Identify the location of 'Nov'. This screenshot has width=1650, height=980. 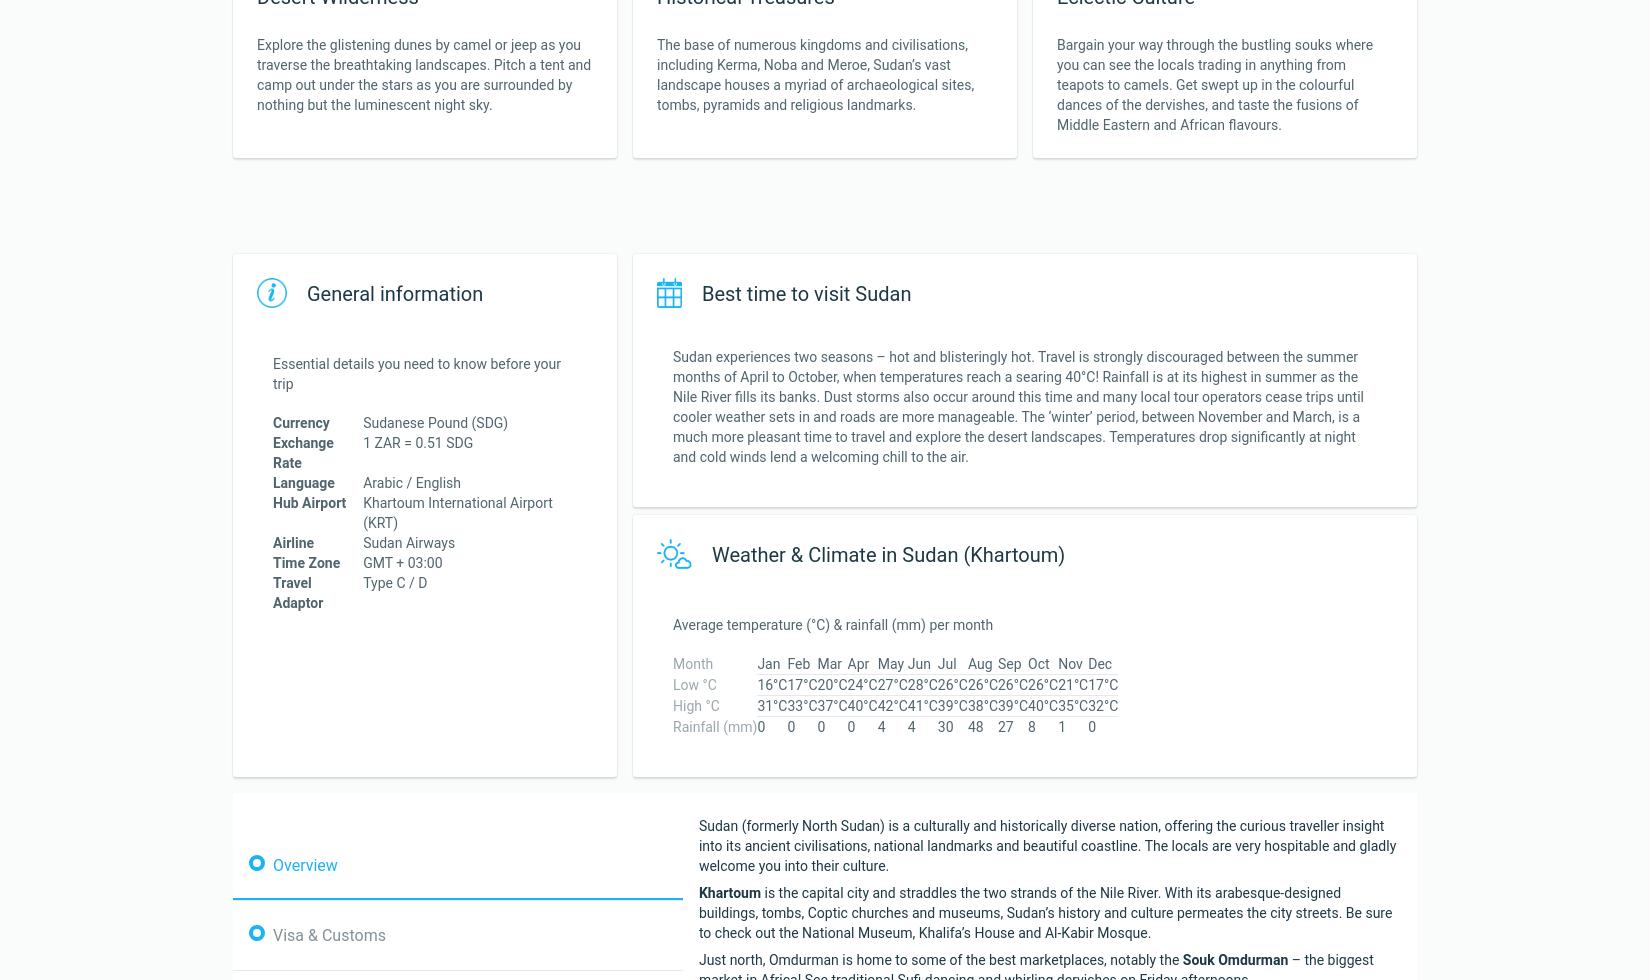
(1070, 662).